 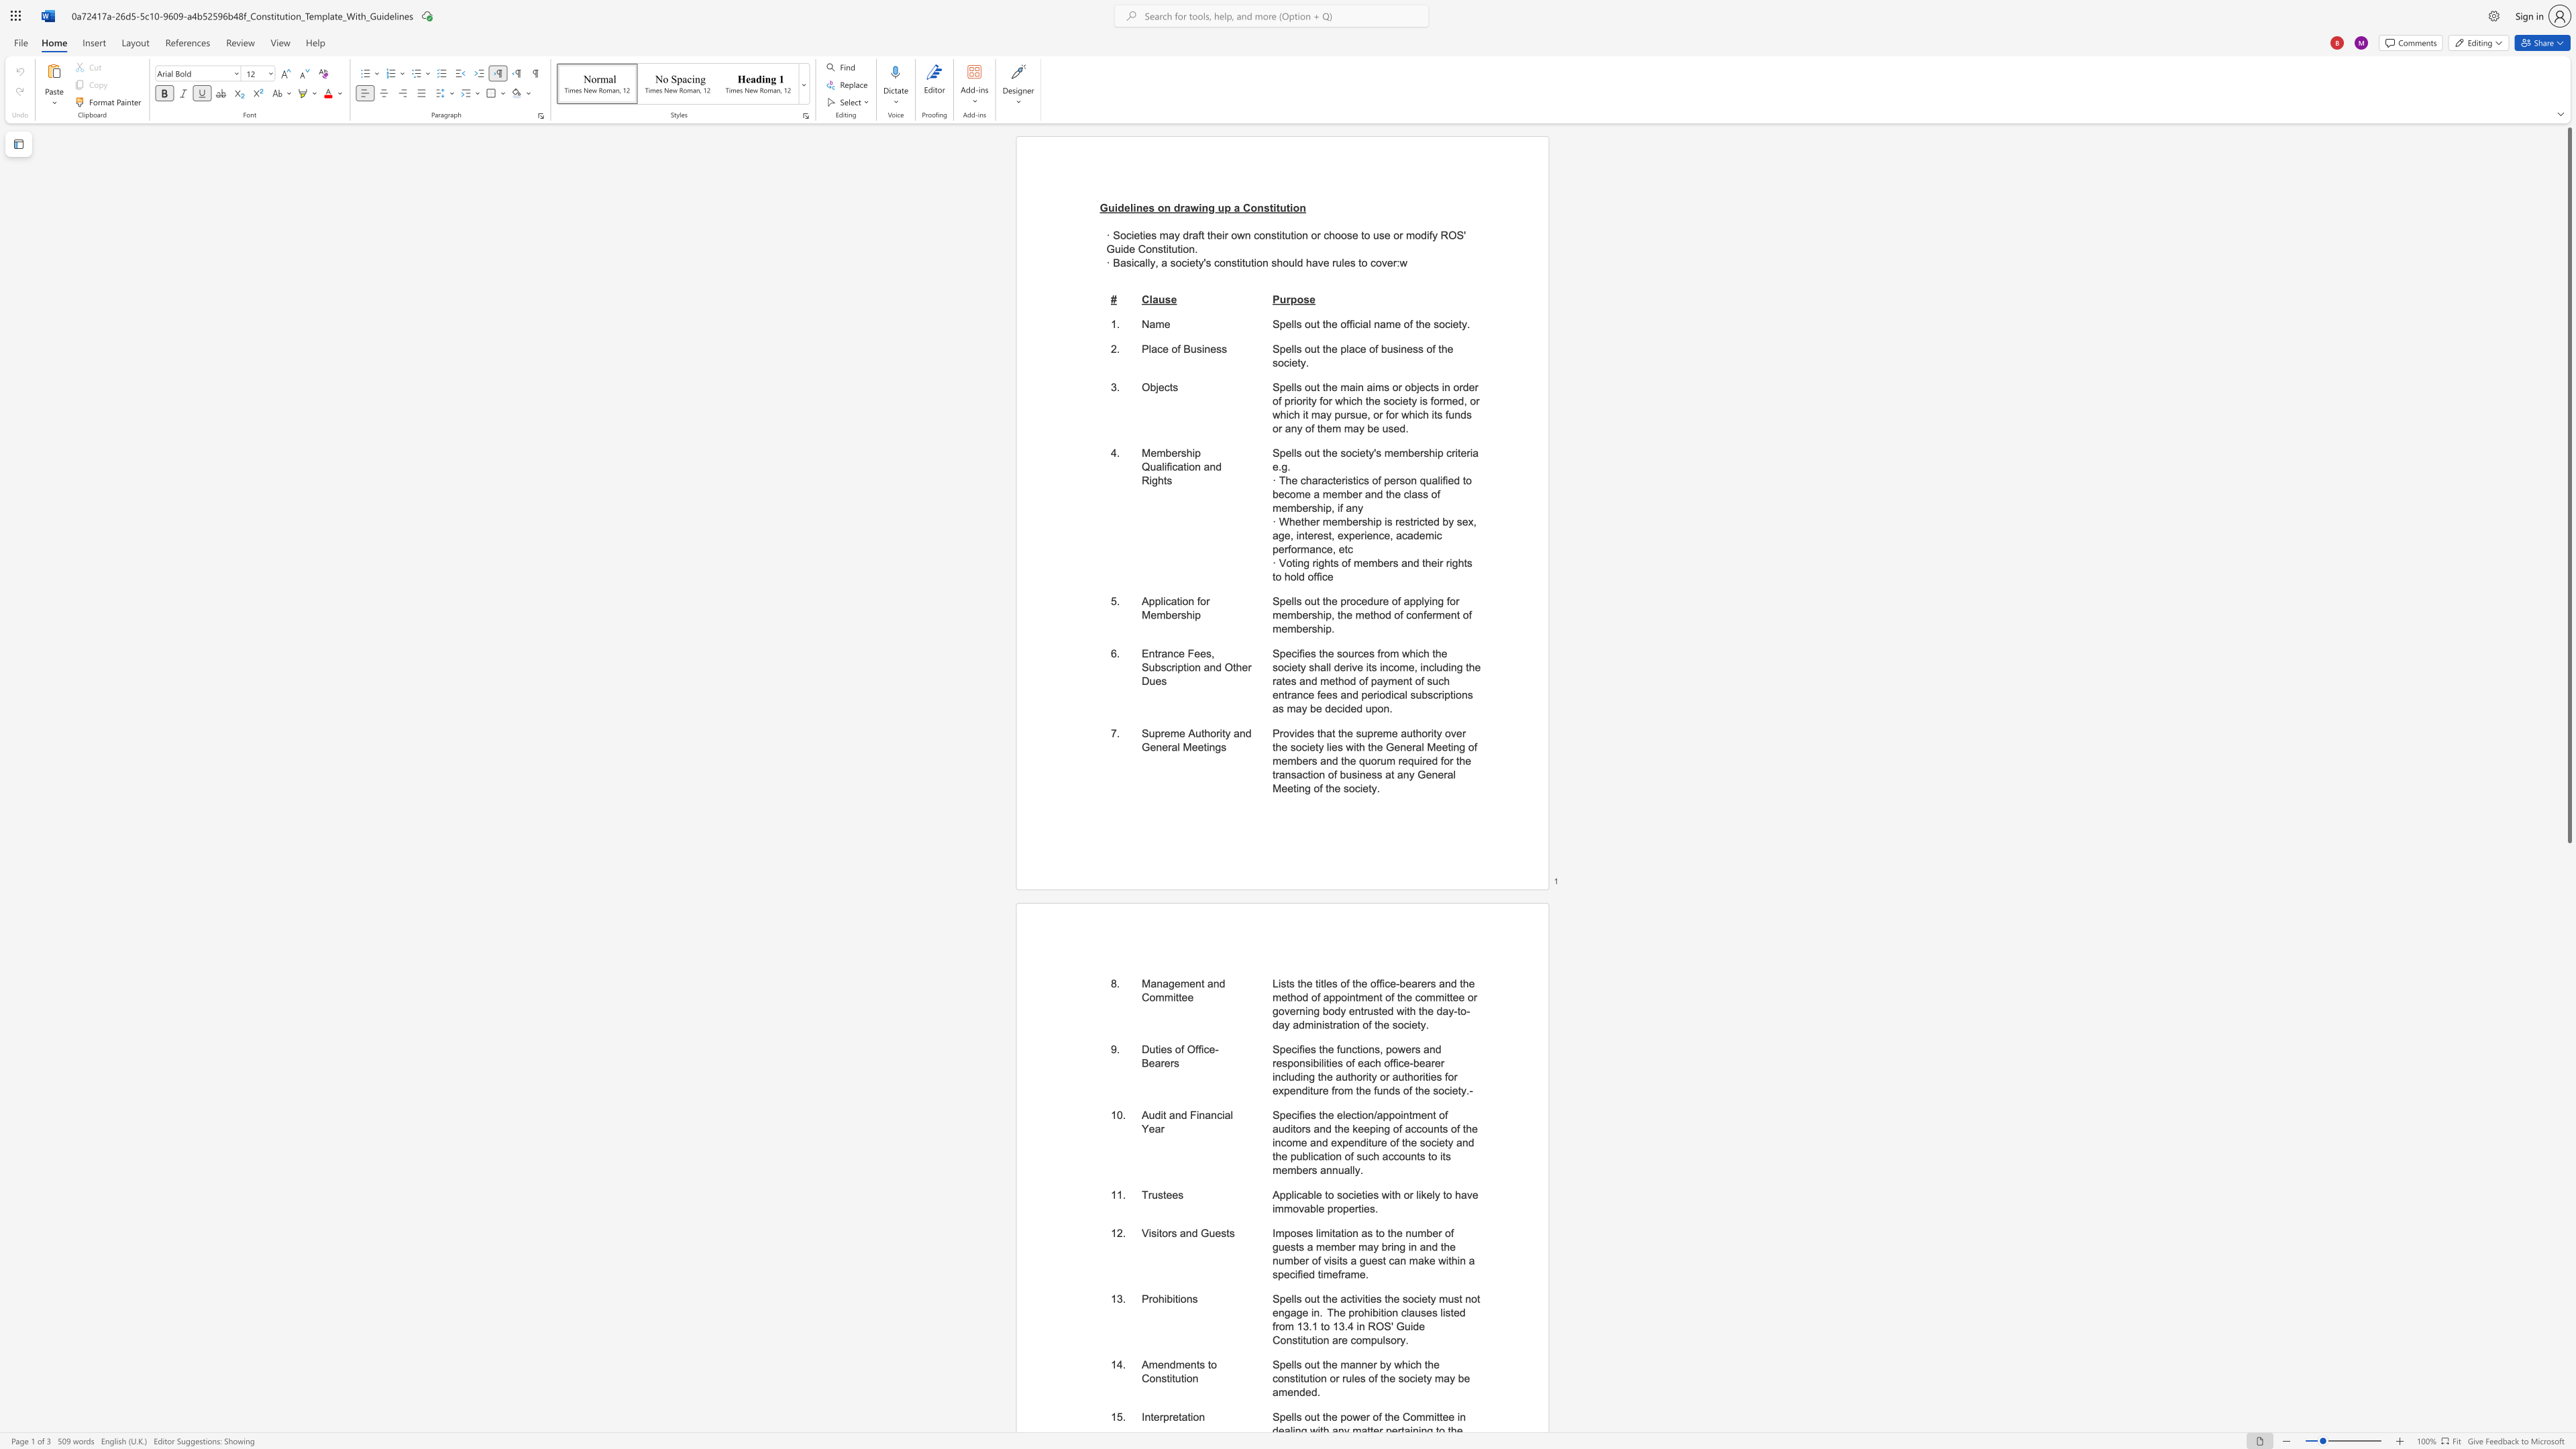 I want to click on the scrollbar to scroll the page down, so click(x=2568, y=1174).